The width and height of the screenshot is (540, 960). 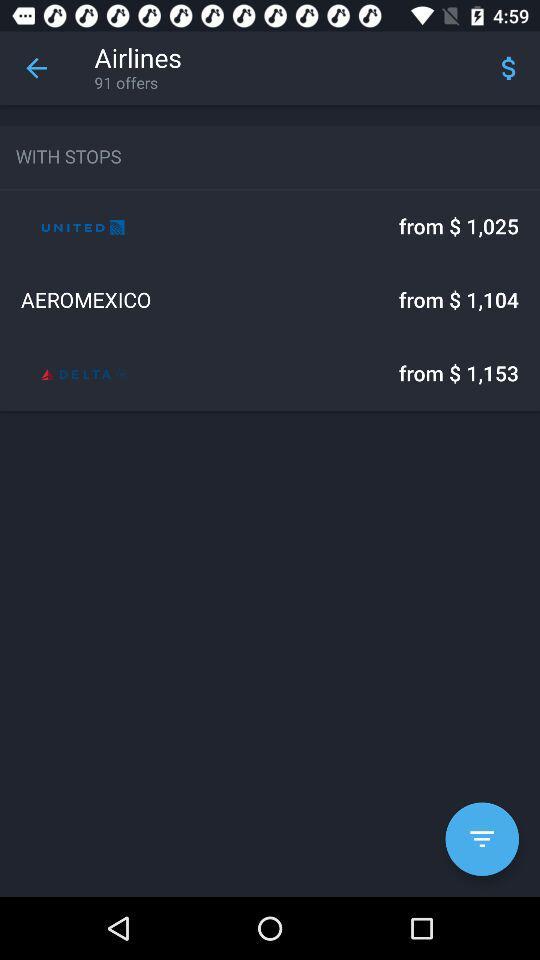 I want to click on the item above with stops item, so click(x=36, y=68).